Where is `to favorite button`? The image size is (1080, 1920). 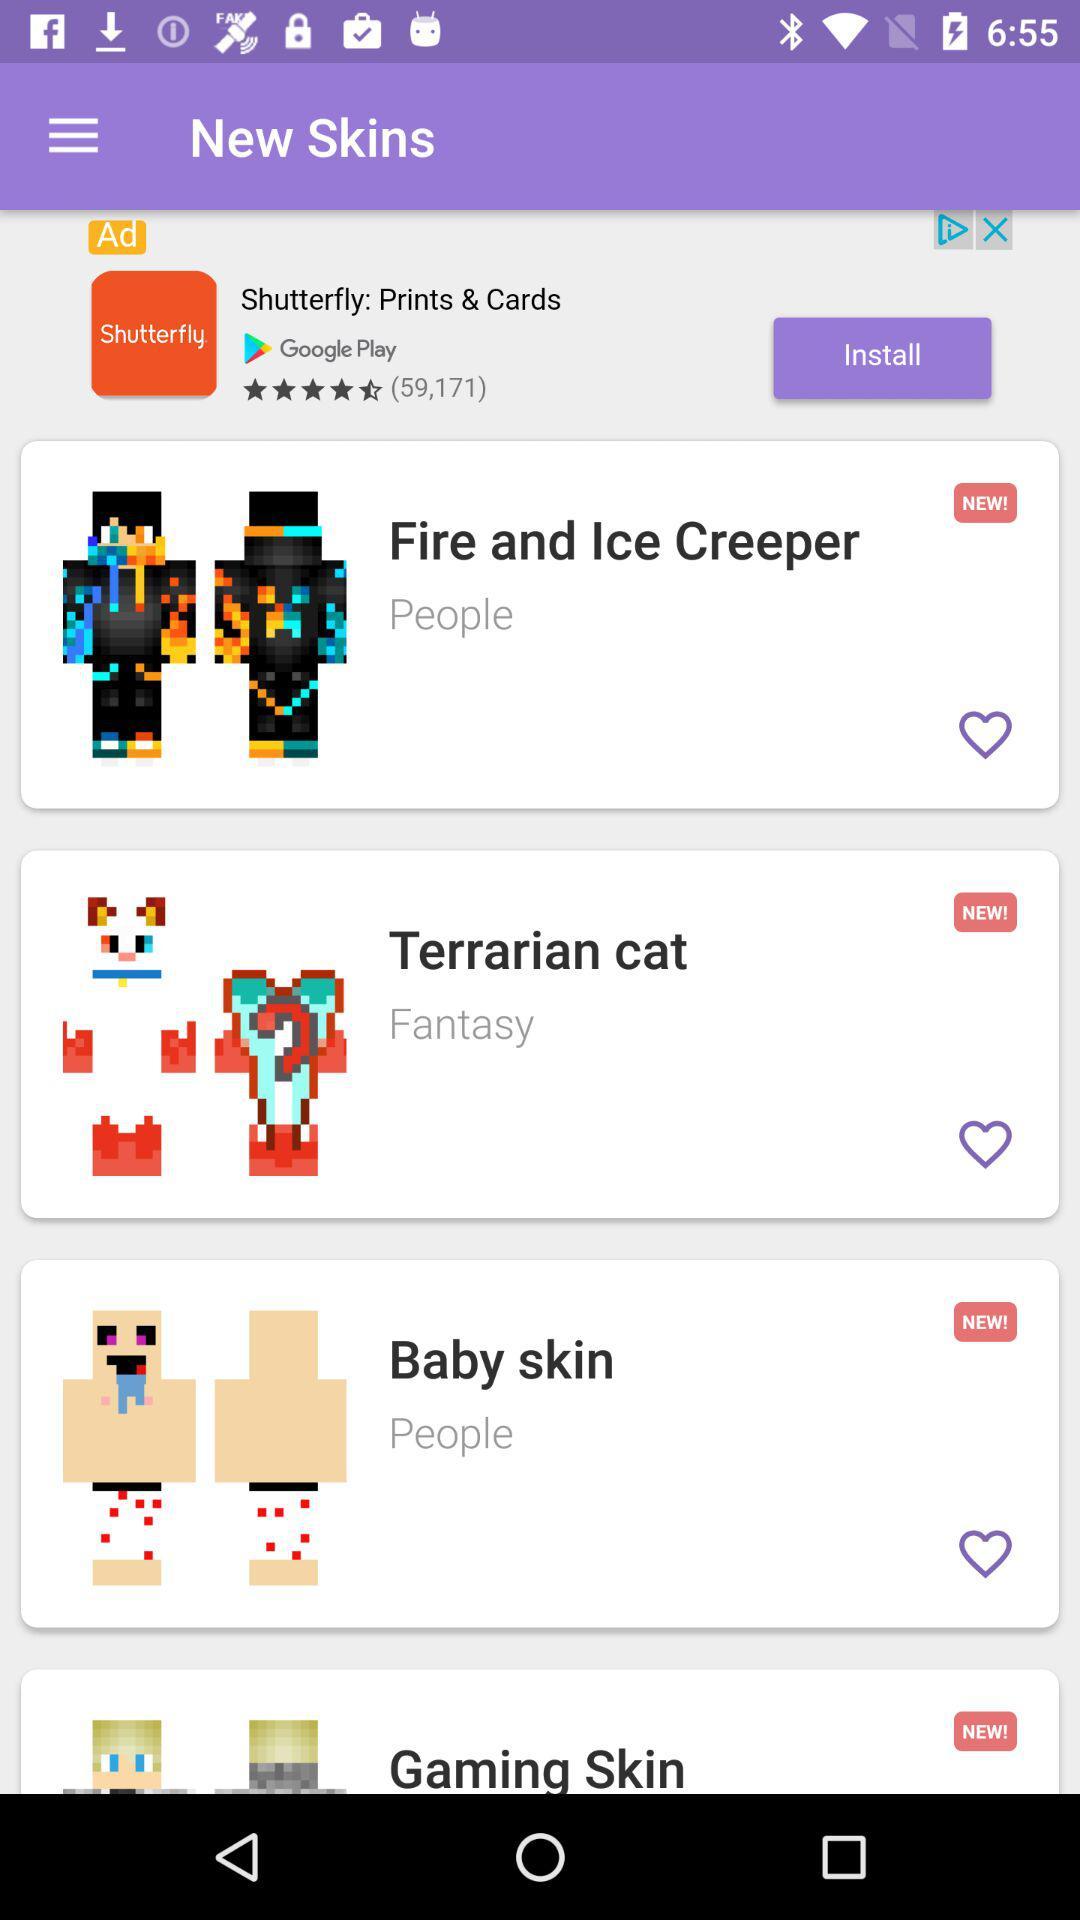 to favorite button is located at coordinates (984, 1553).